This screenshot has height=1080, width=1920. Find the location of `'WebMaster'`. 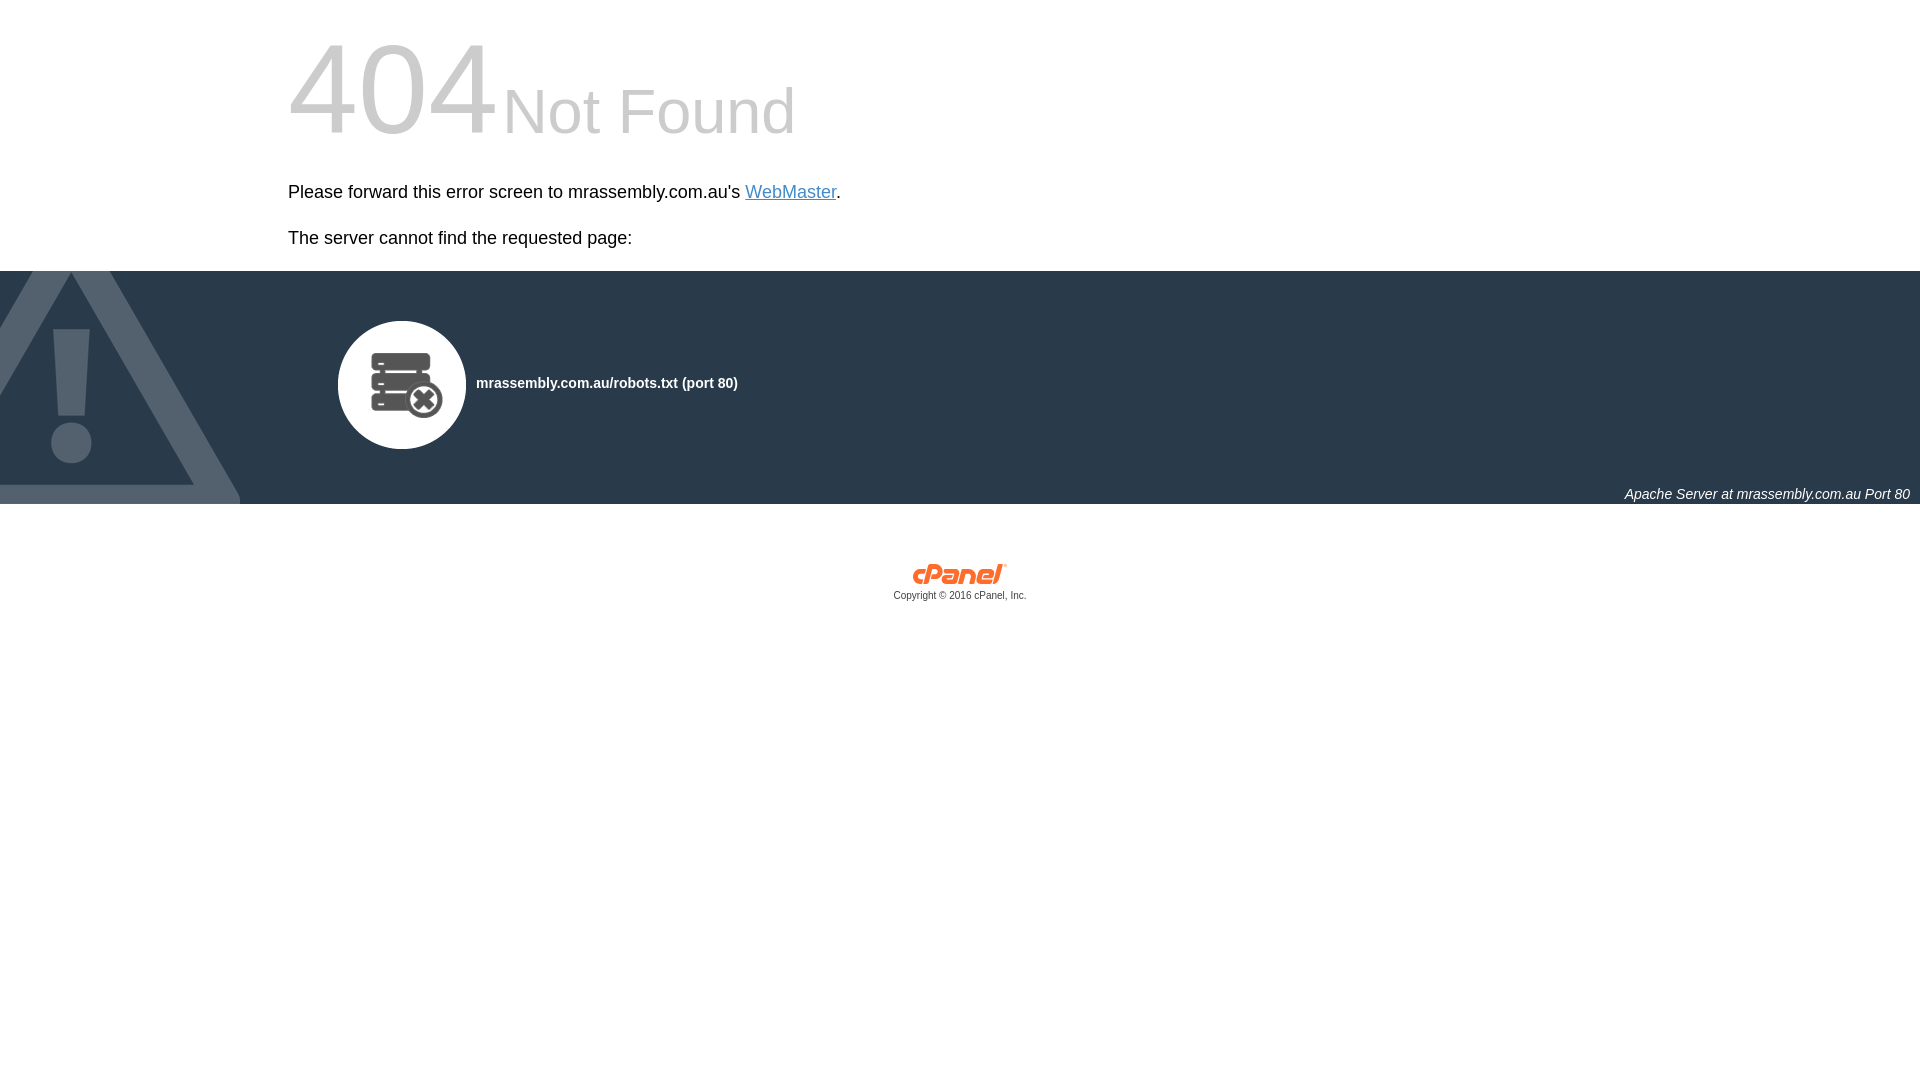

'WebMaster' is located at coordinates (789, 192).